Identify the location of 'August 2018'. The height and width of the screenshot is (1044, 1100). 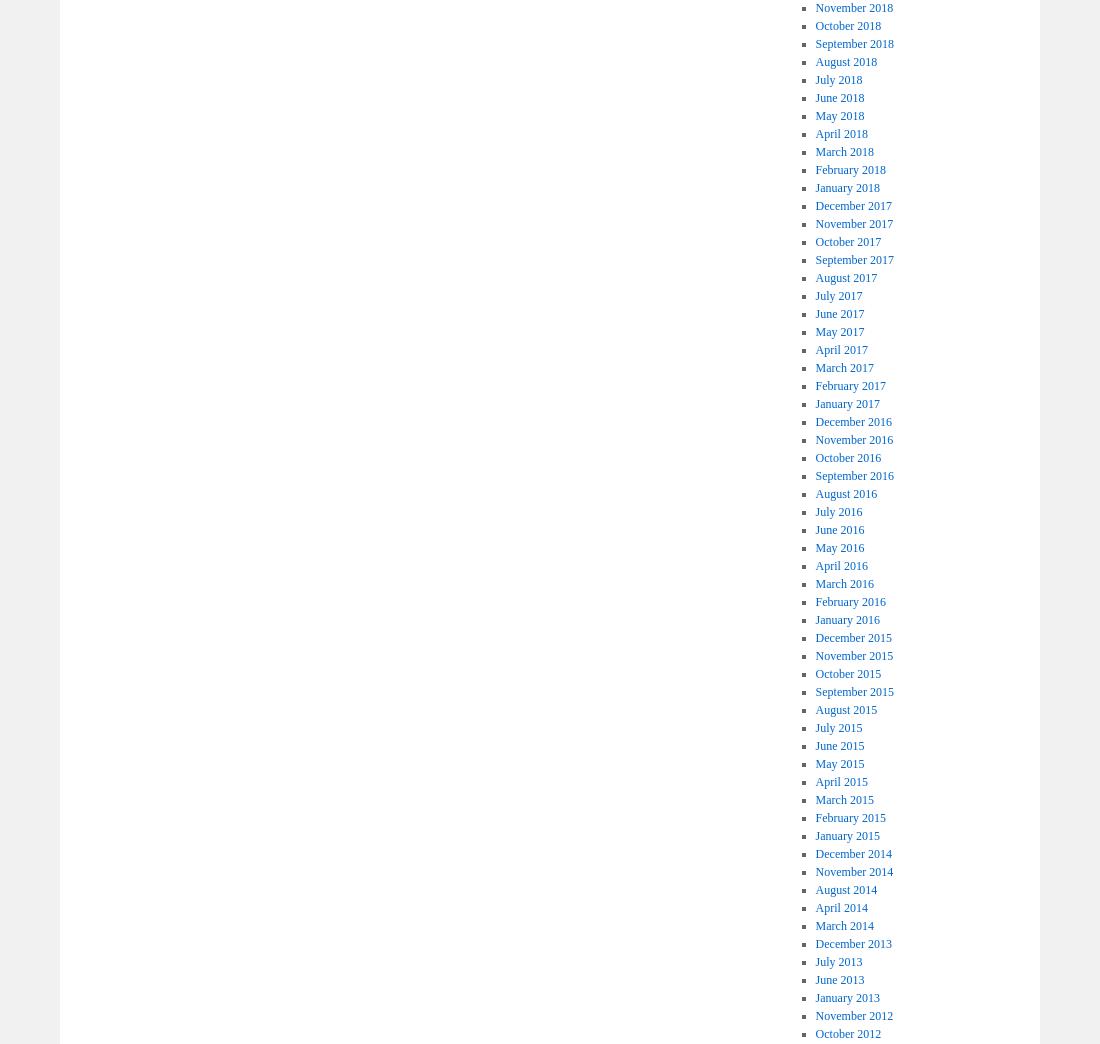
(845, 61).